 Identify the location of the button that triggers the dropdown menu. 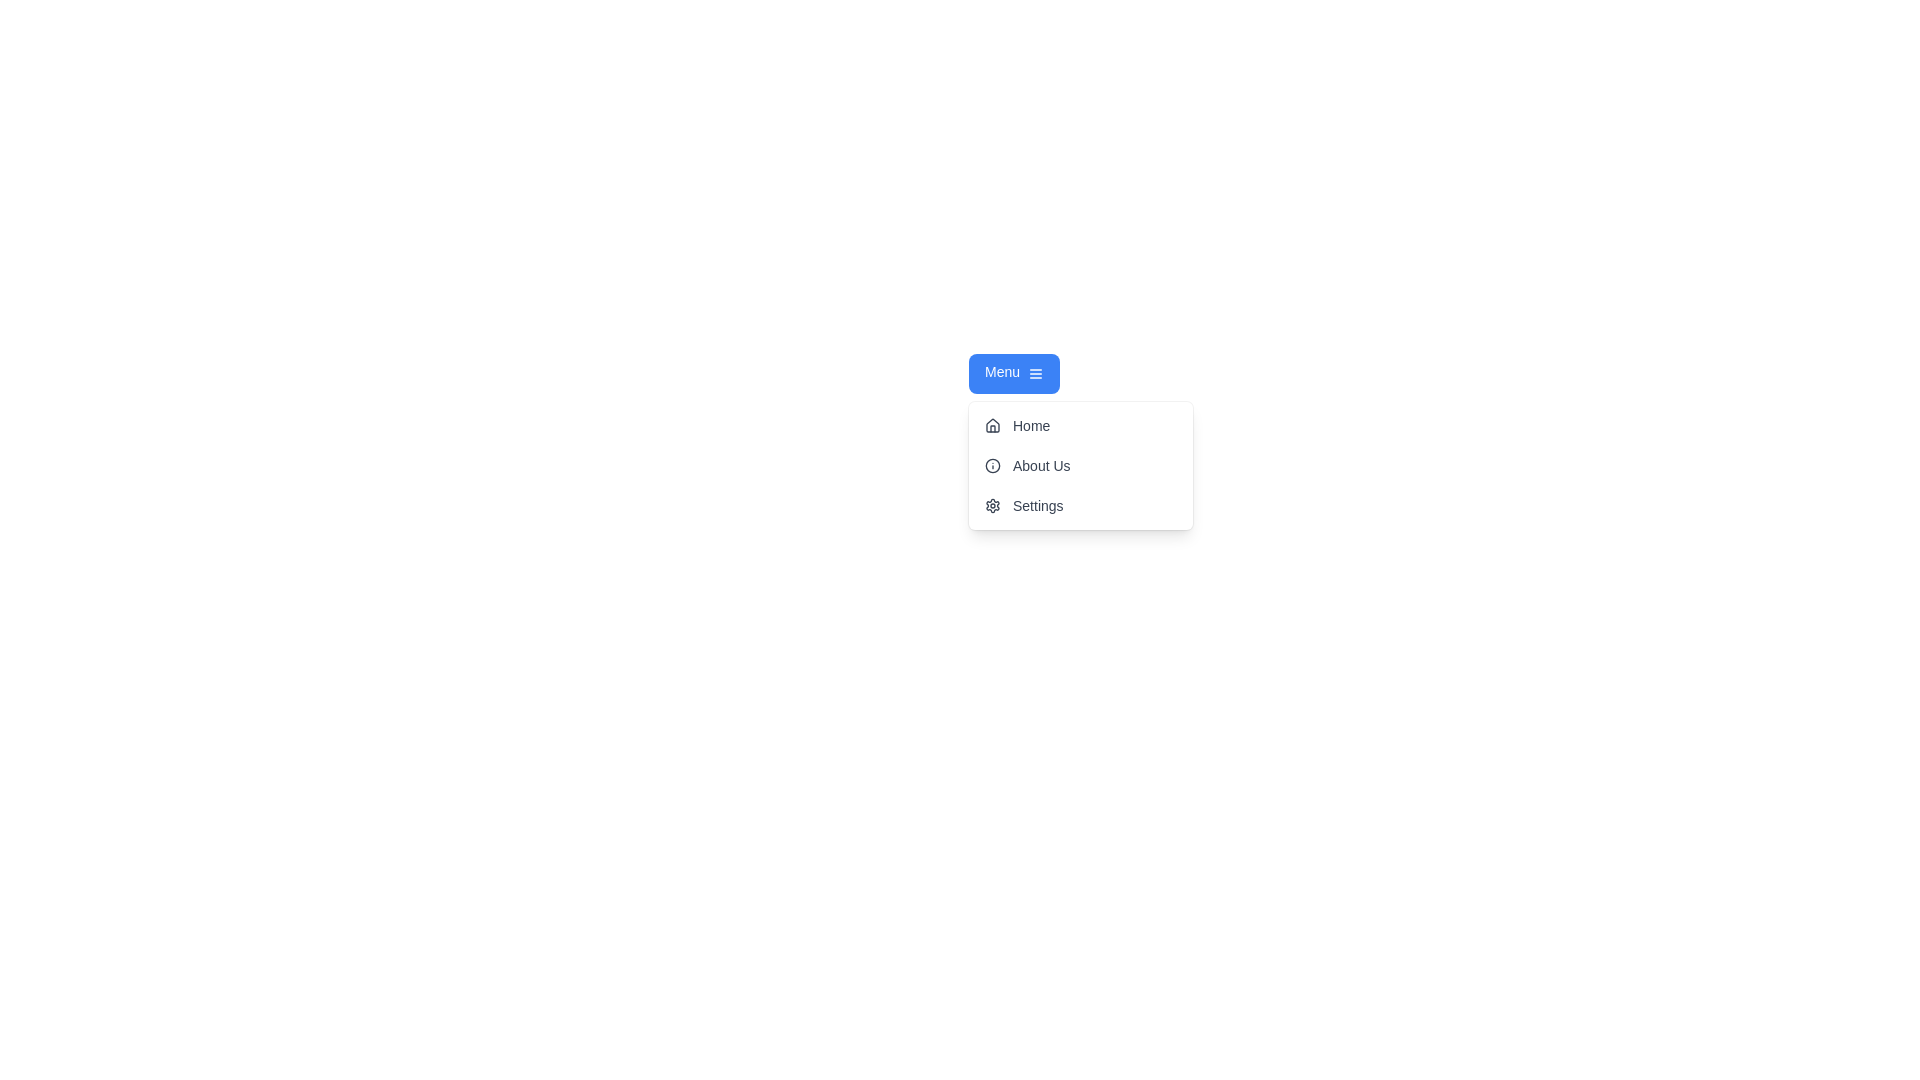
(1014, 374).